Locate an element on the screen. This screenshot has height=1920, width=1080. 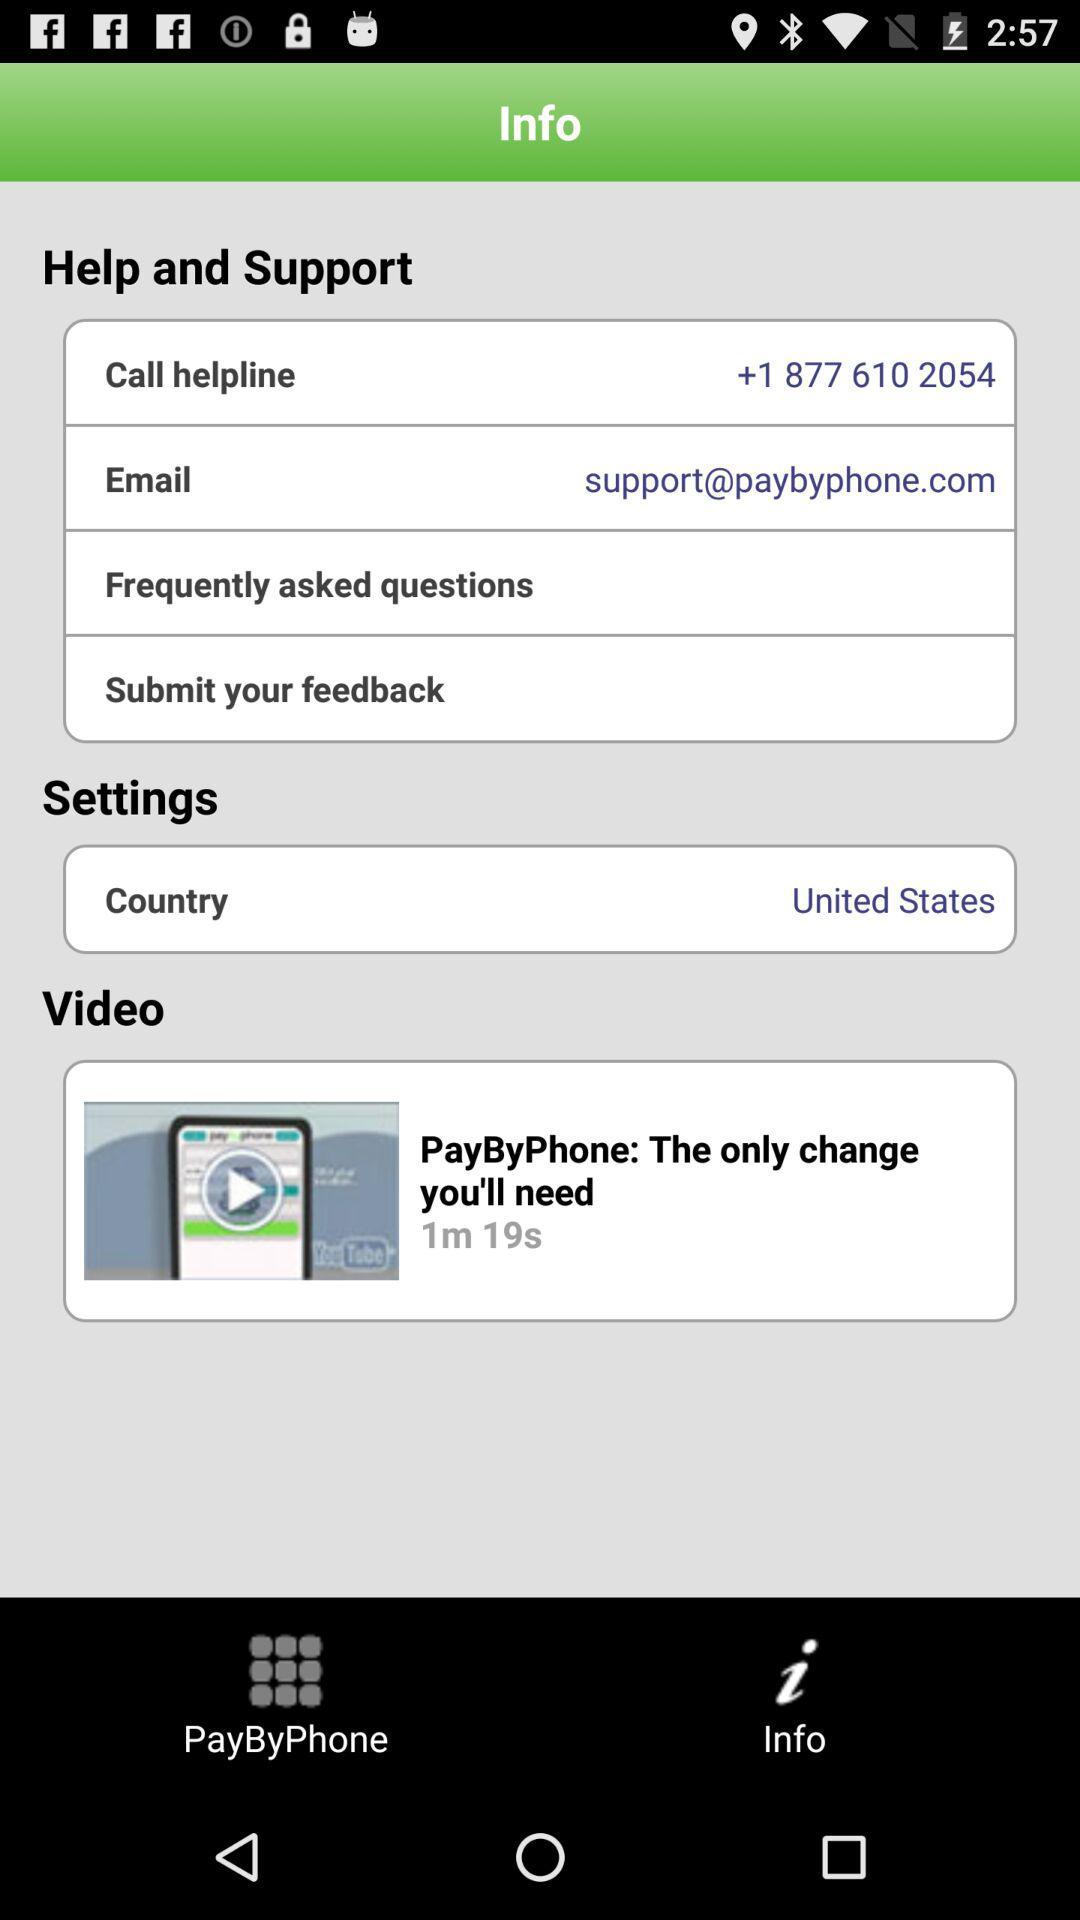
united states icon is located at coordinates (540, 898).